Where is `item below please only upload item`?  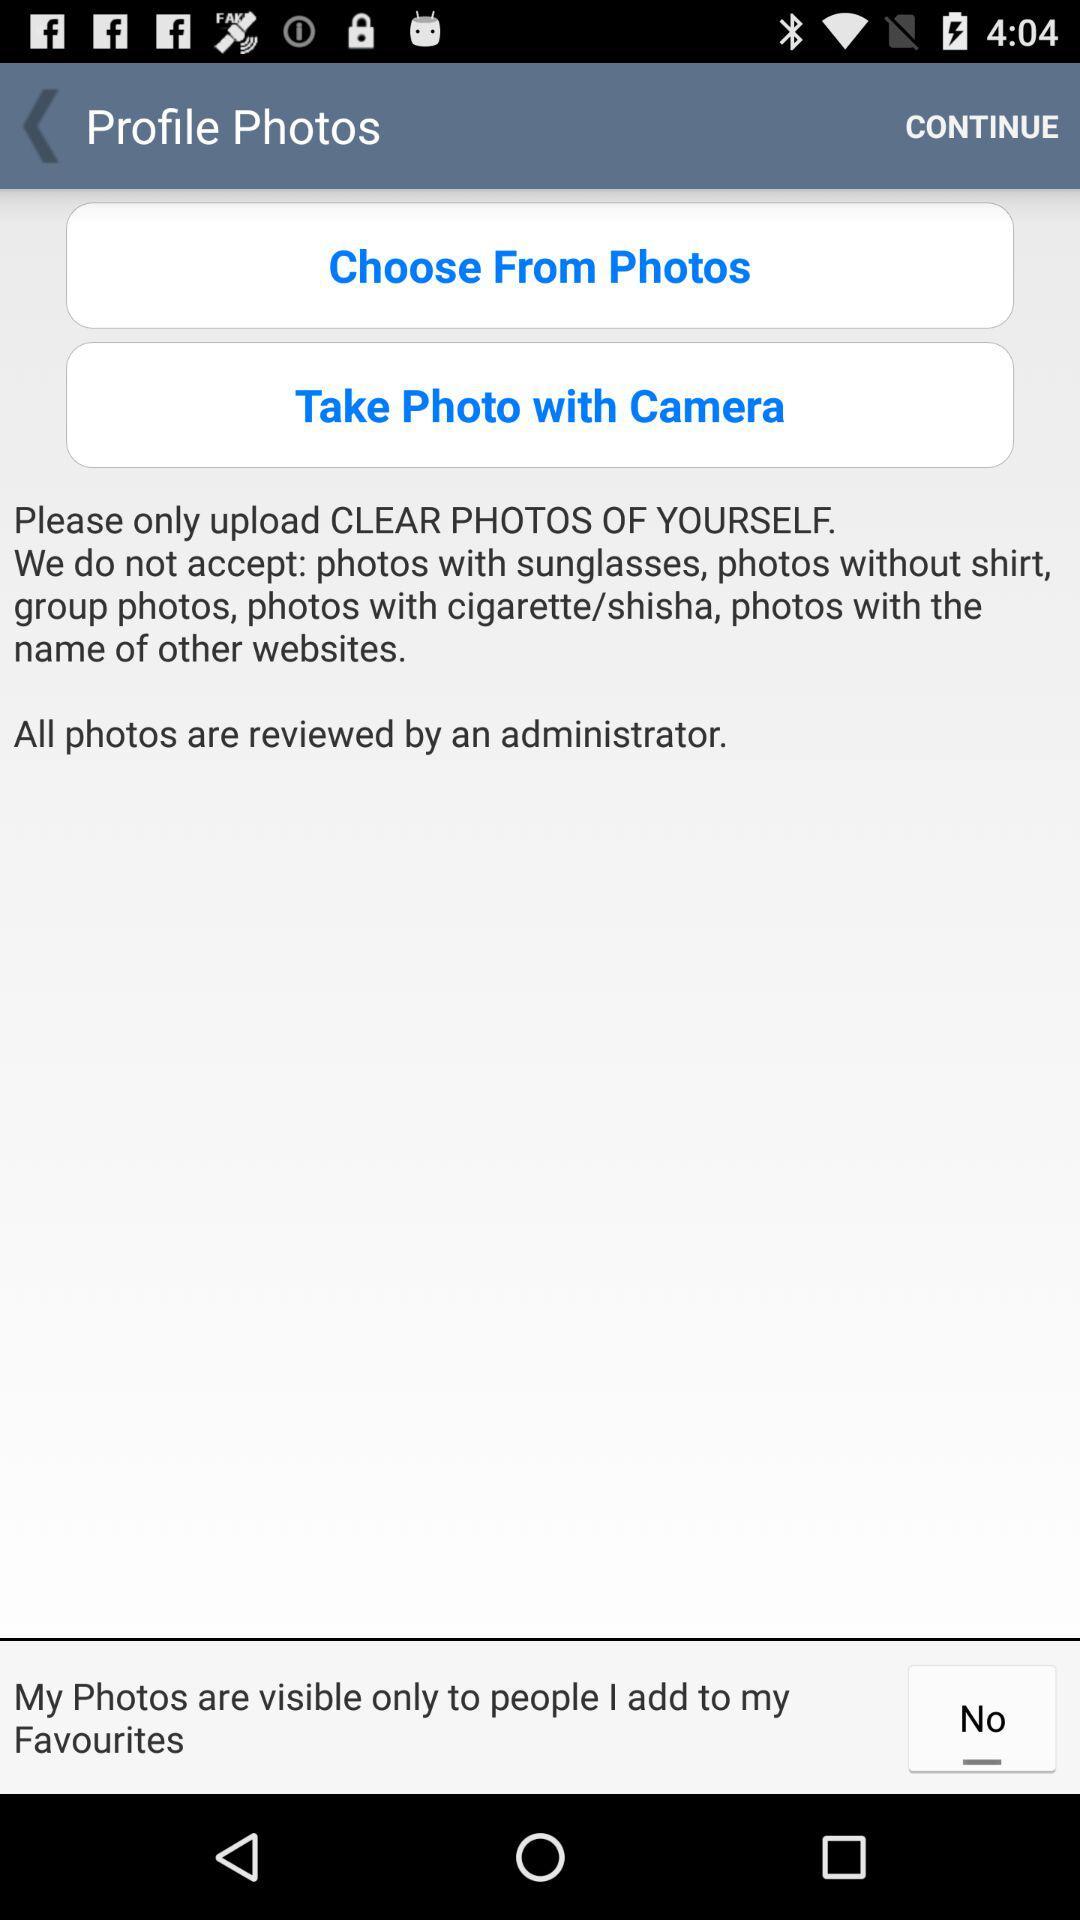
item below please only upload item is located at coordinates (540, 1203).